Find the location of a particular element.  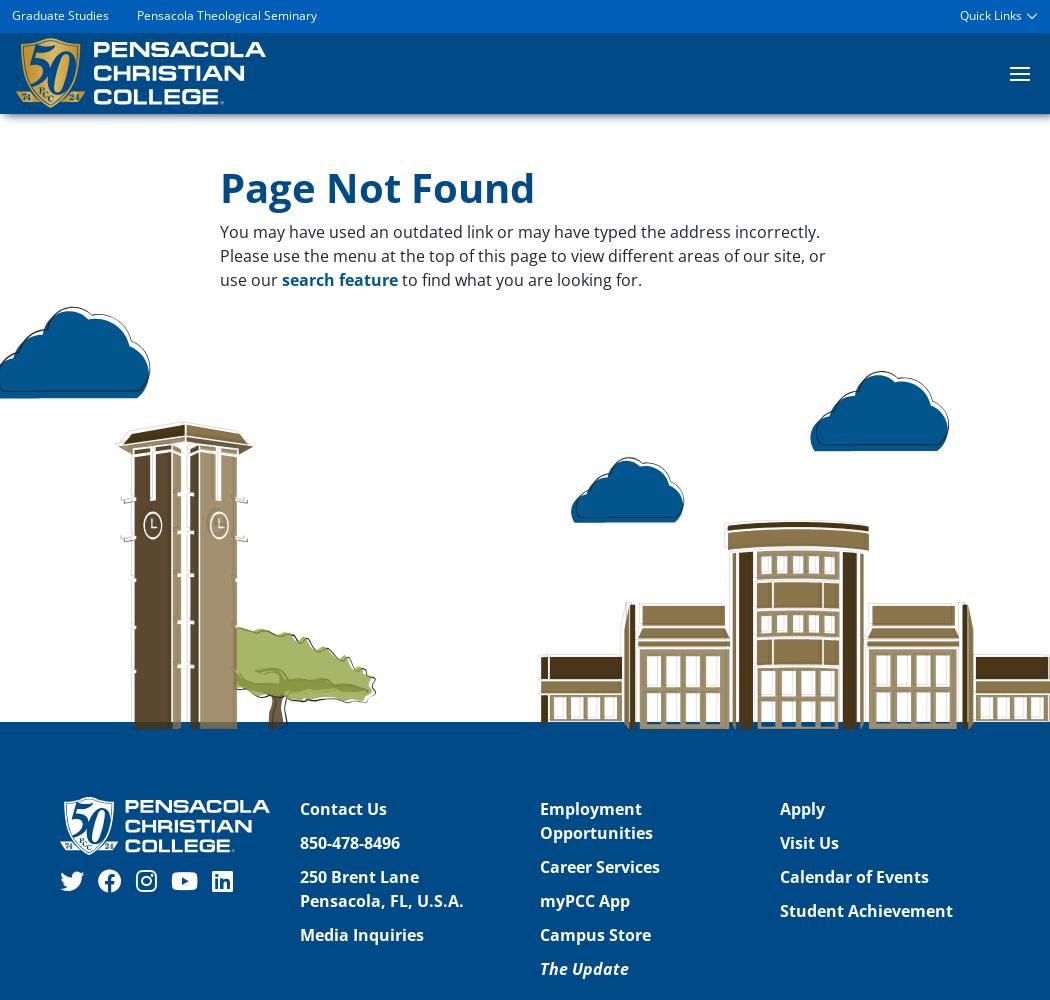

'Pensacola Theological
                        Seminary' is located at coordinates (227, 15).